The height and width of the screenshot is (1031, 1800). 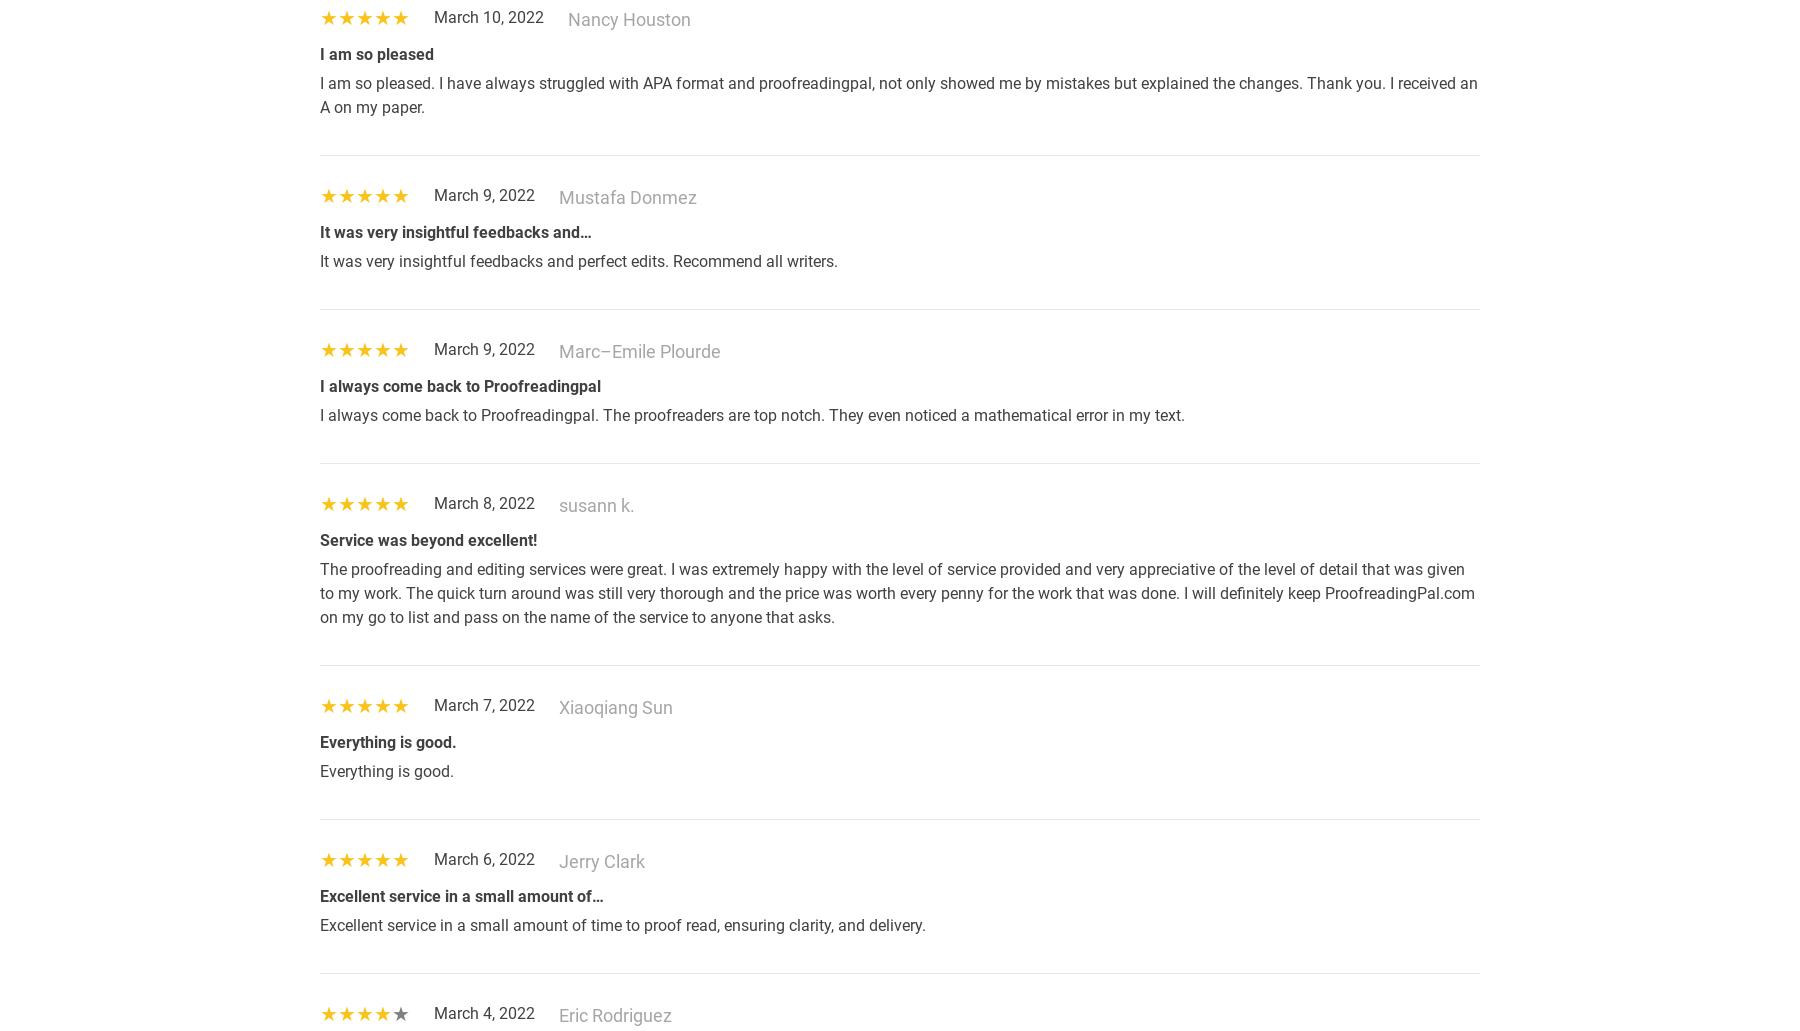 I want to click on 'susann k.', so click(x=558, y=505).